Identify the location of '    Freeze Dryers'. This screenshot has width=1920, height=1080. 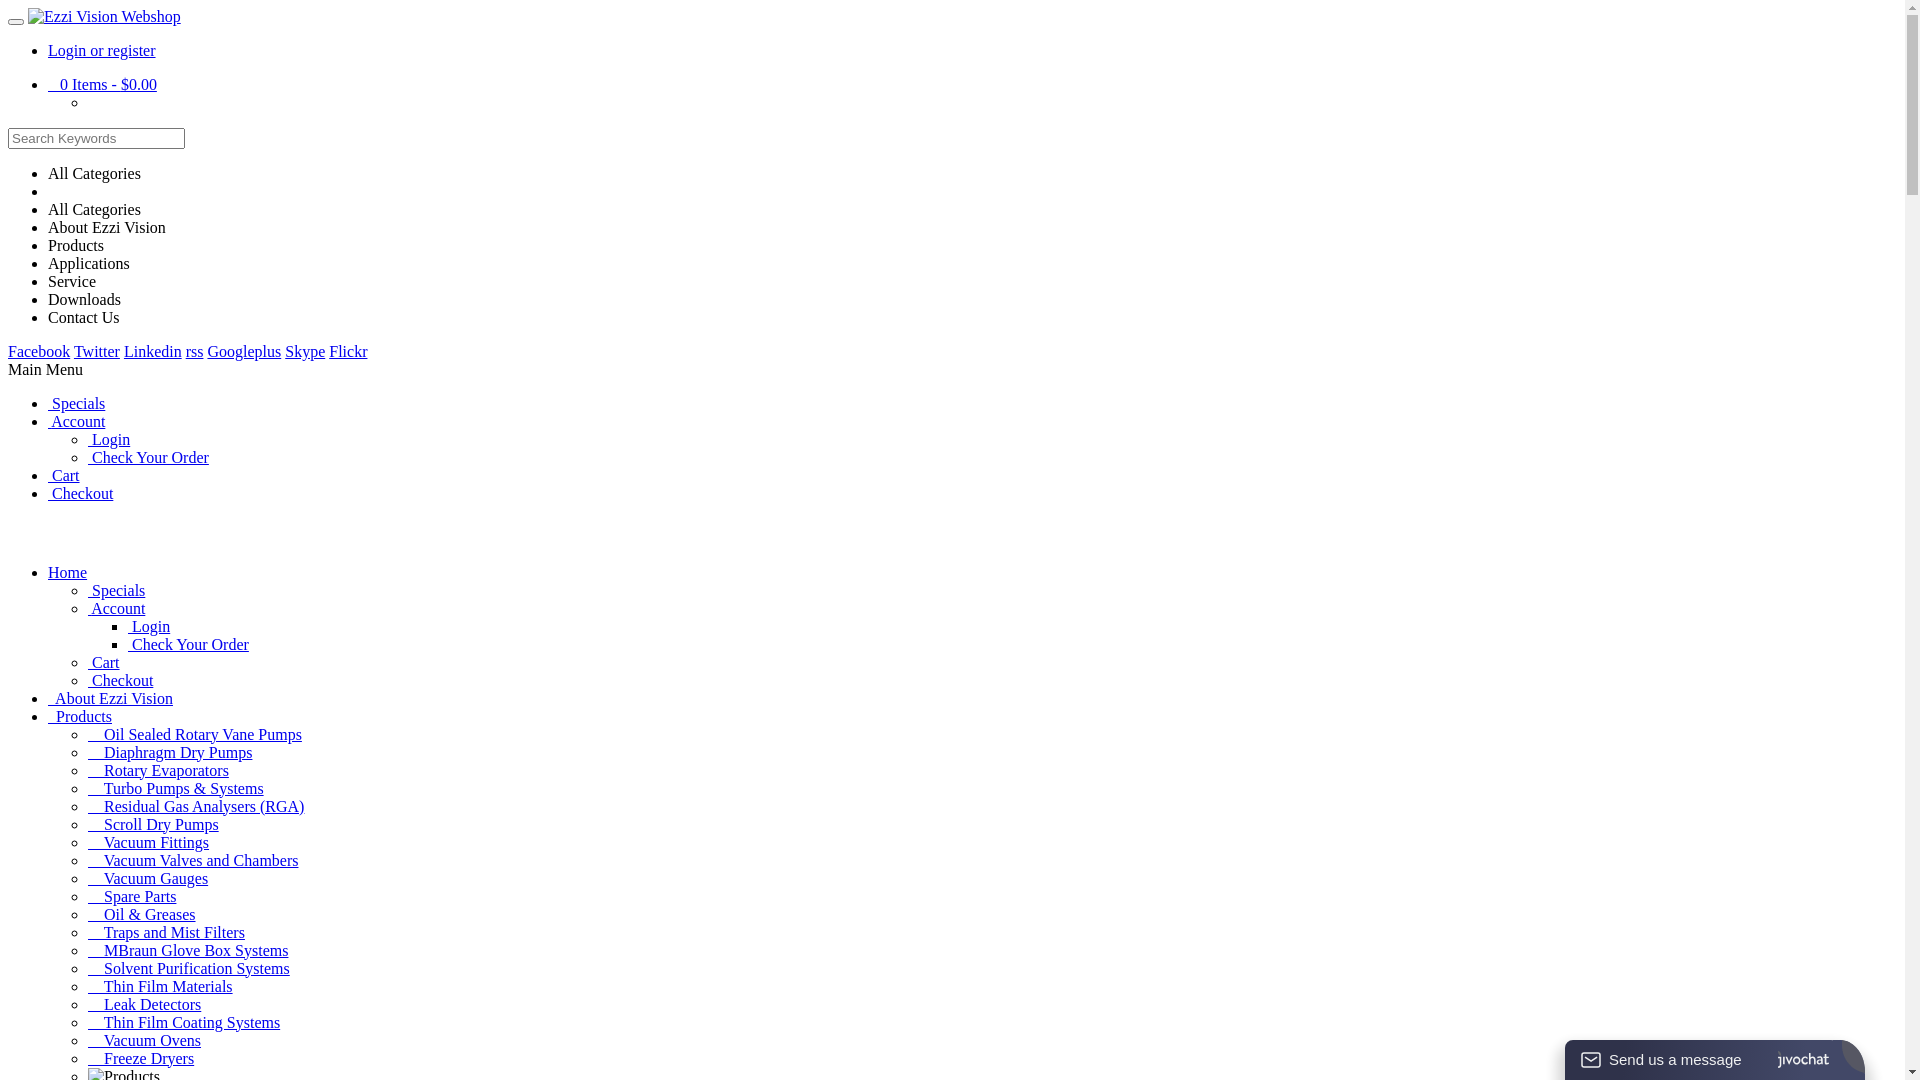
(139, 1057).